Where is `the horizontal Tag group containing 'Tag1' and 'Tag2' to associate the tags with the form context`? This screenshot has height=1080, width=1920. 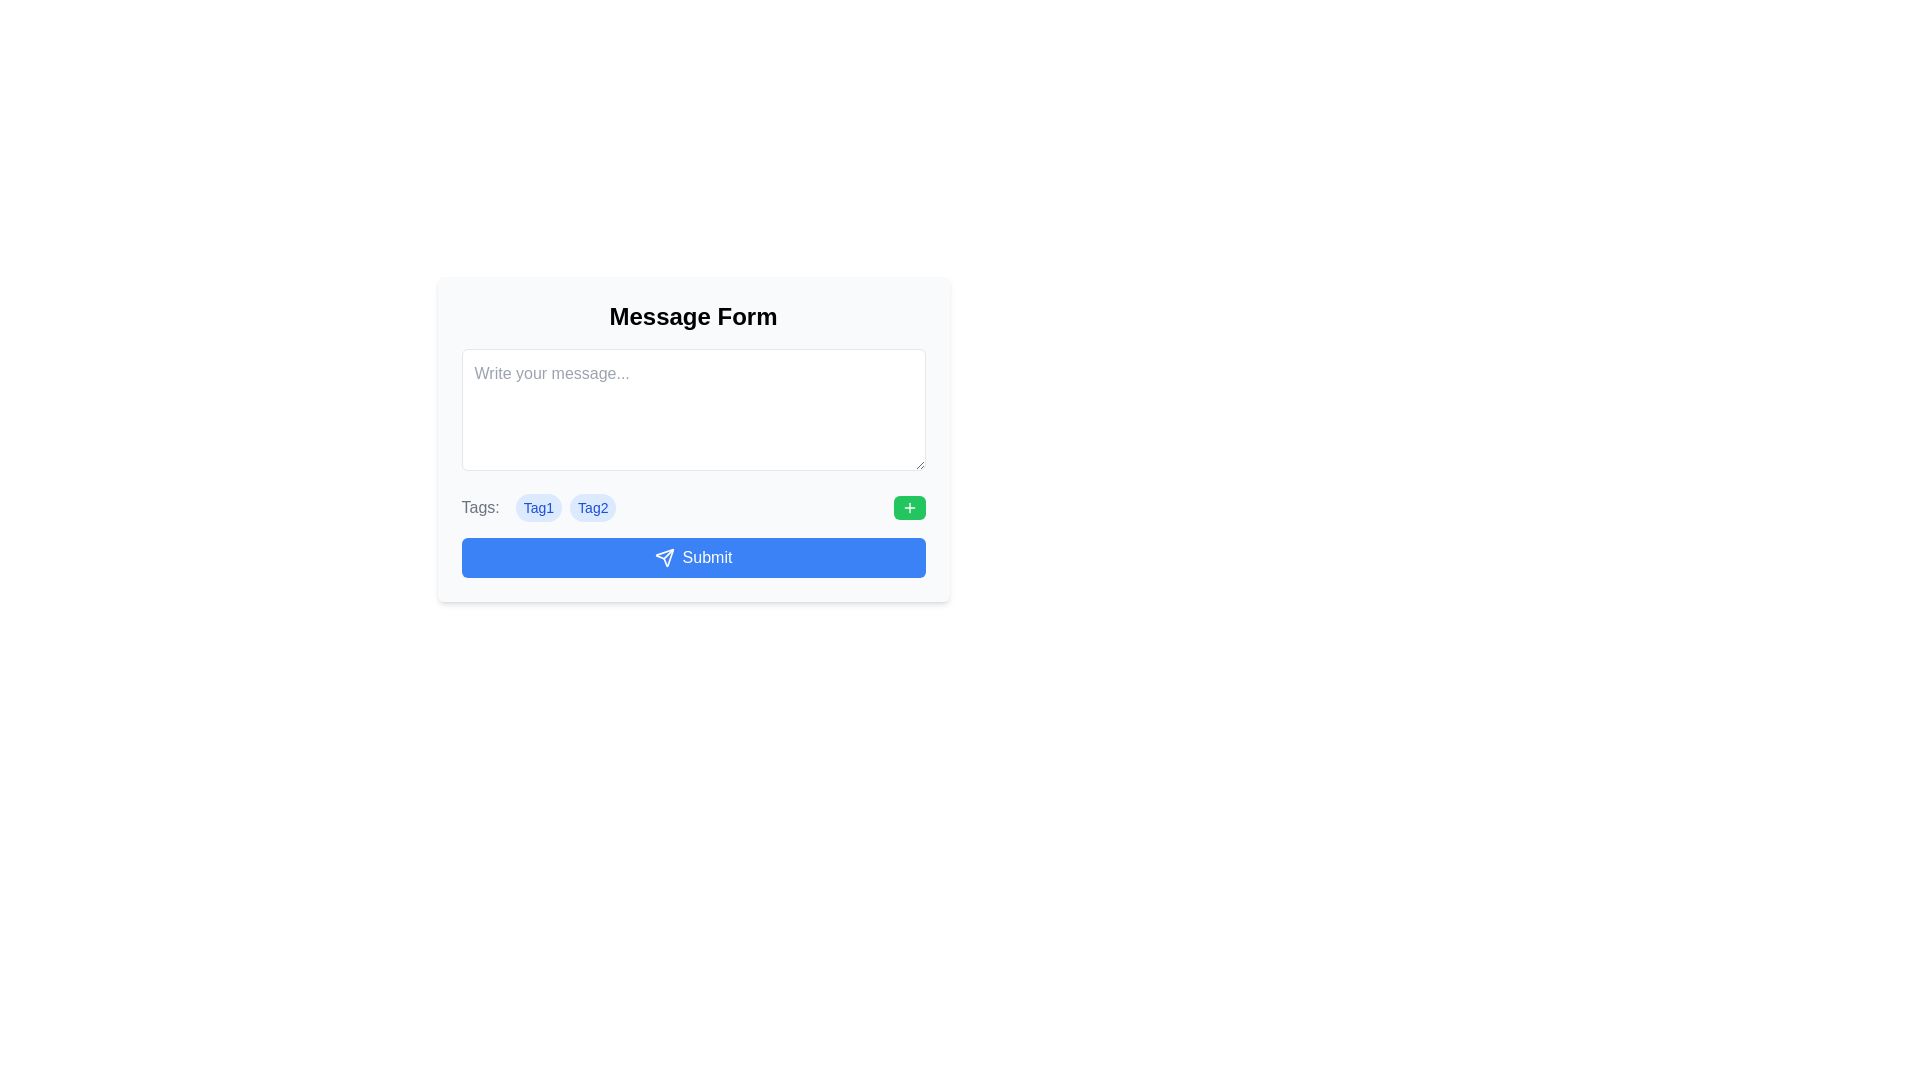 the horizontal Tag group containing 'Tag1' and 'Tag2' to associate the tags with the form context is located at coordinates (565, 507).